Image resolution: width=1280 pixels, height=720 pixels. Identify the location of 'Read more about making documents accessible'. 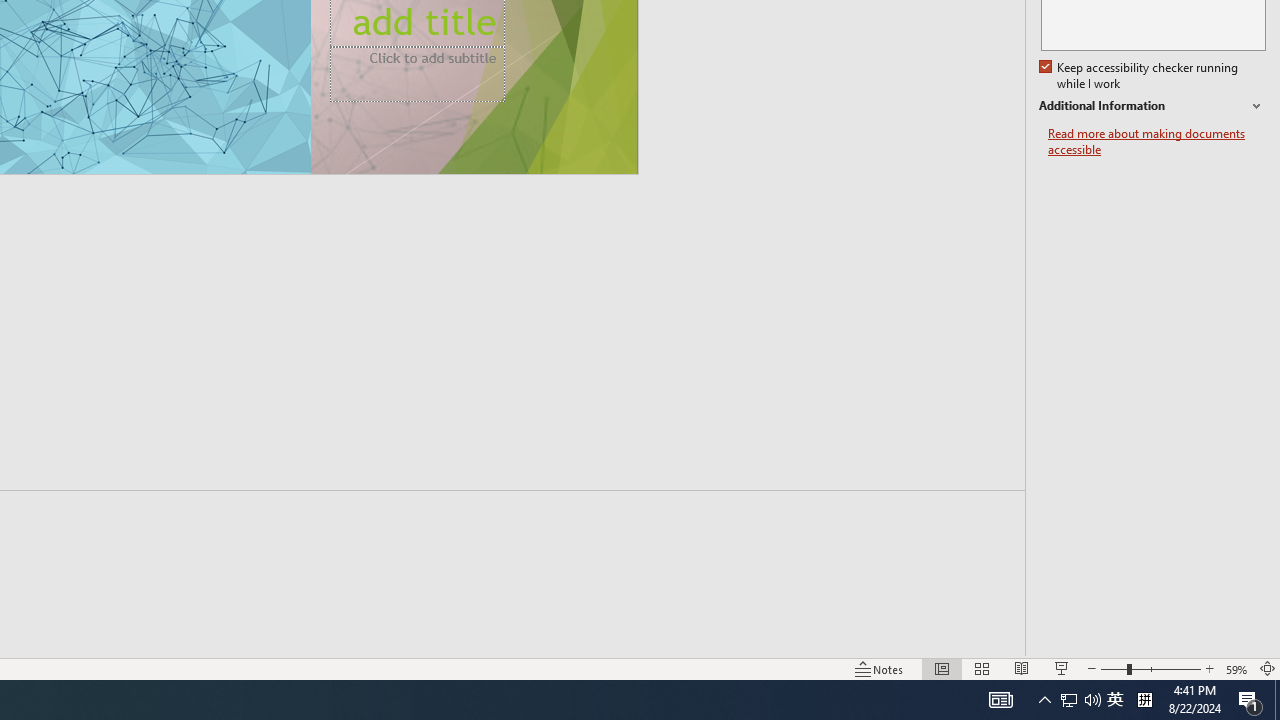
(1157, 141).